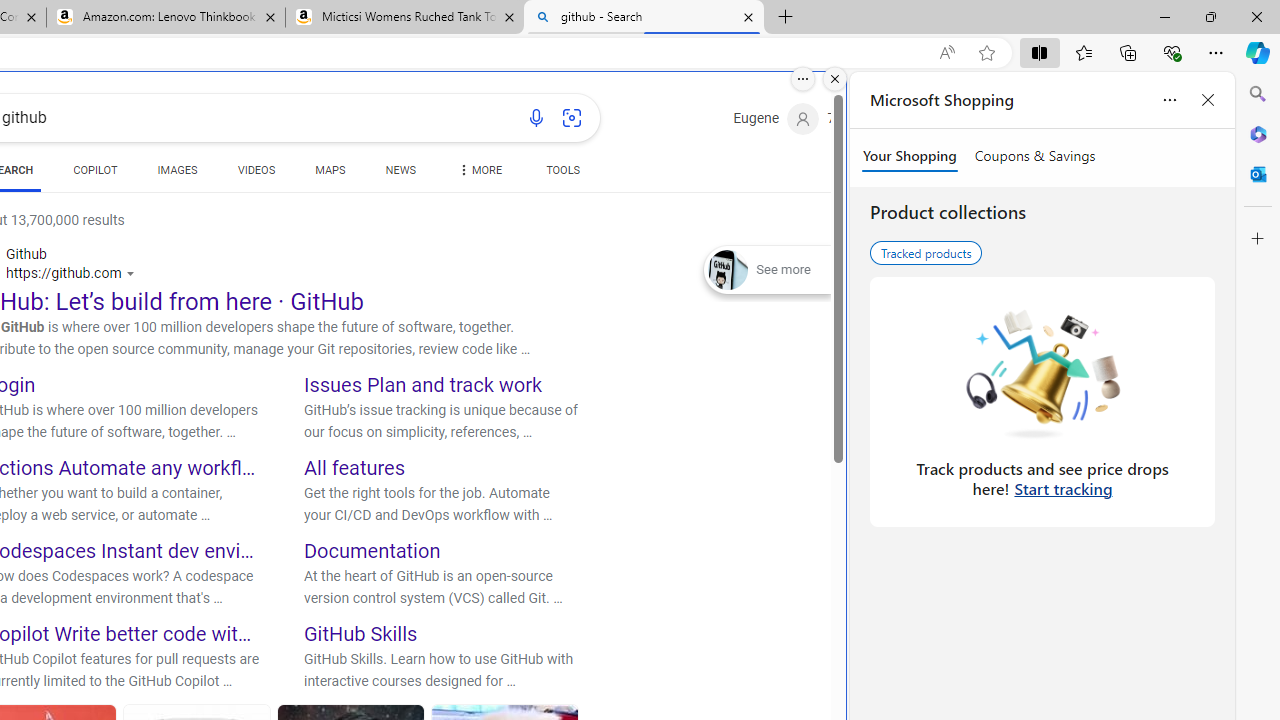 The height and width of the screenshot is (720, 1280). I want to click on 'Documentation', so click(373, 550).